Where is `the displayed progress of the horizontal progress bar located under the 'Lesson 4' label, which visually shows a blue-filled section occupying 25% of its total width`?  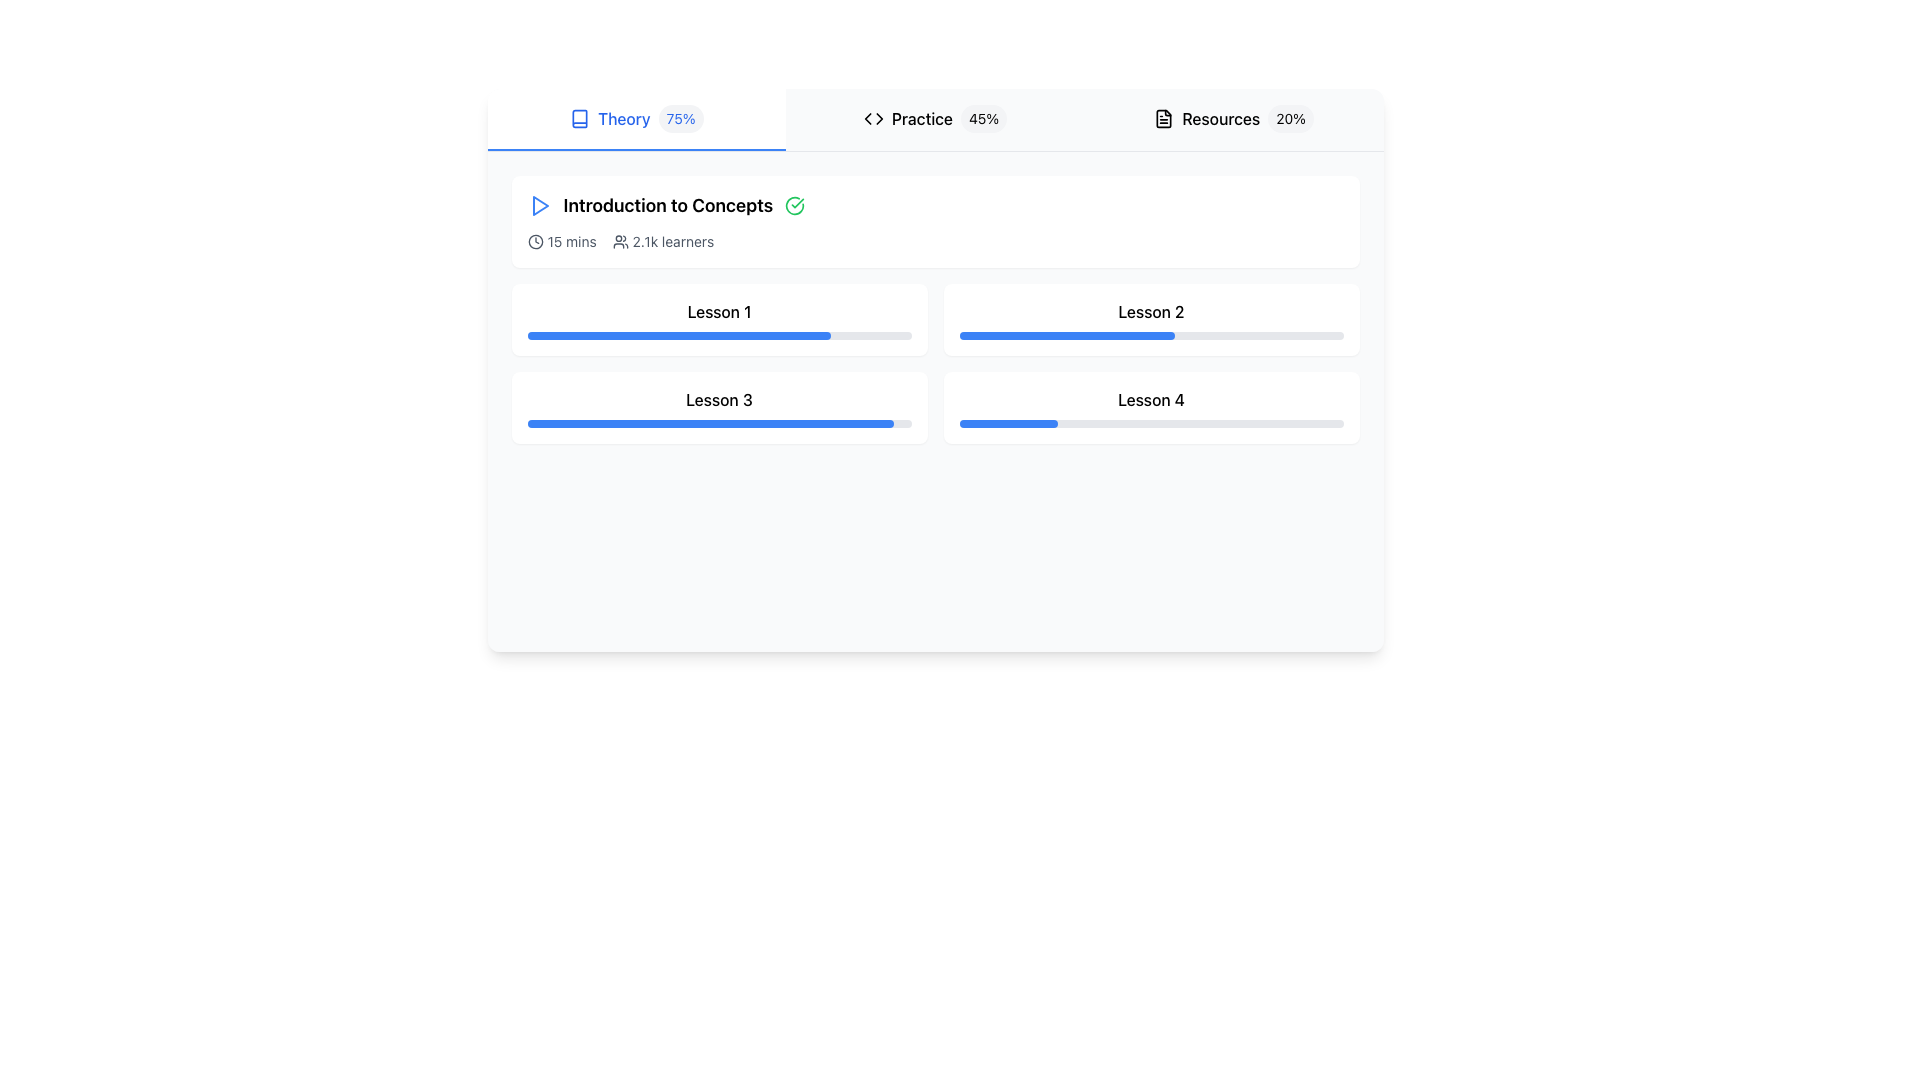 the displayed progress of the horizontal progress bar located under the 'Lesson 4' label, which visually shows a blue-filled section occupying 25% of its total width is located at coordinates (1151, 423).